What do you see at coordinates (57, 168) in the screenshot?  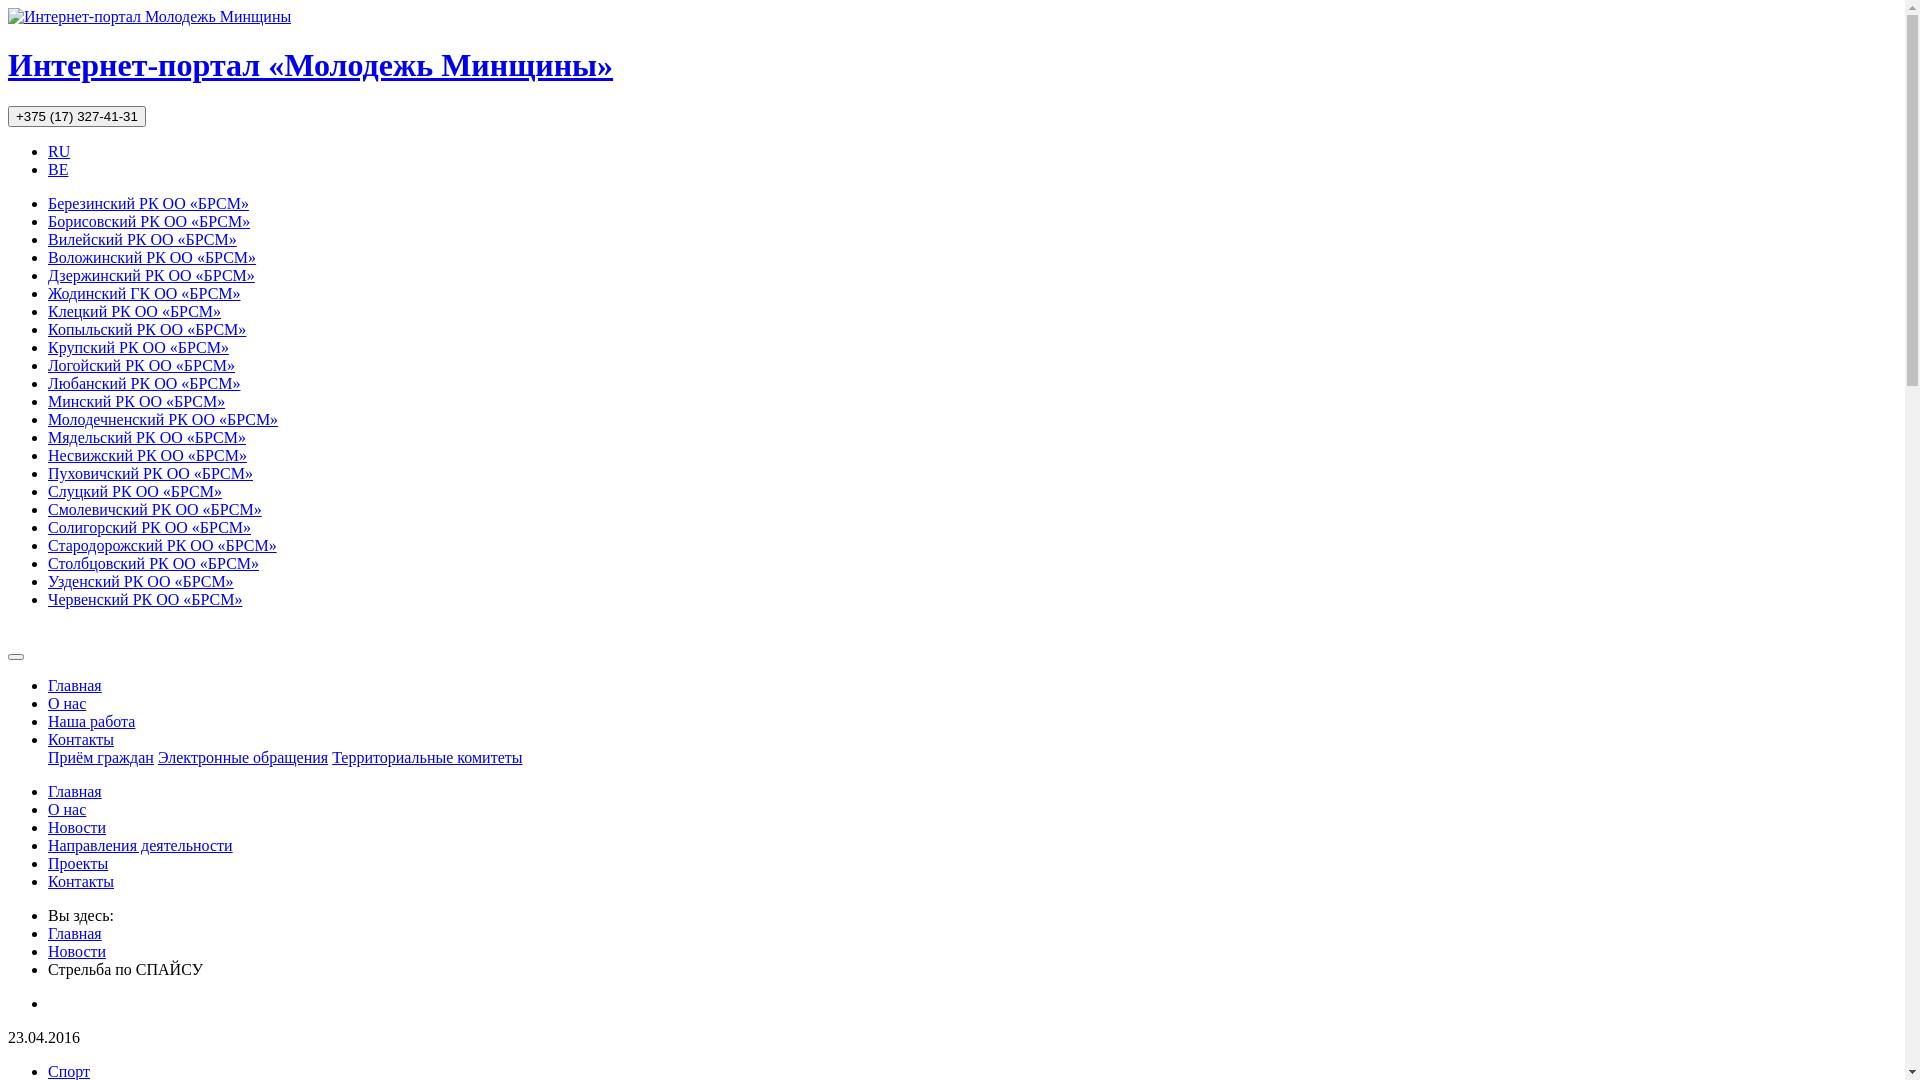 I see `'BE'` at bounding box center [57, 168].